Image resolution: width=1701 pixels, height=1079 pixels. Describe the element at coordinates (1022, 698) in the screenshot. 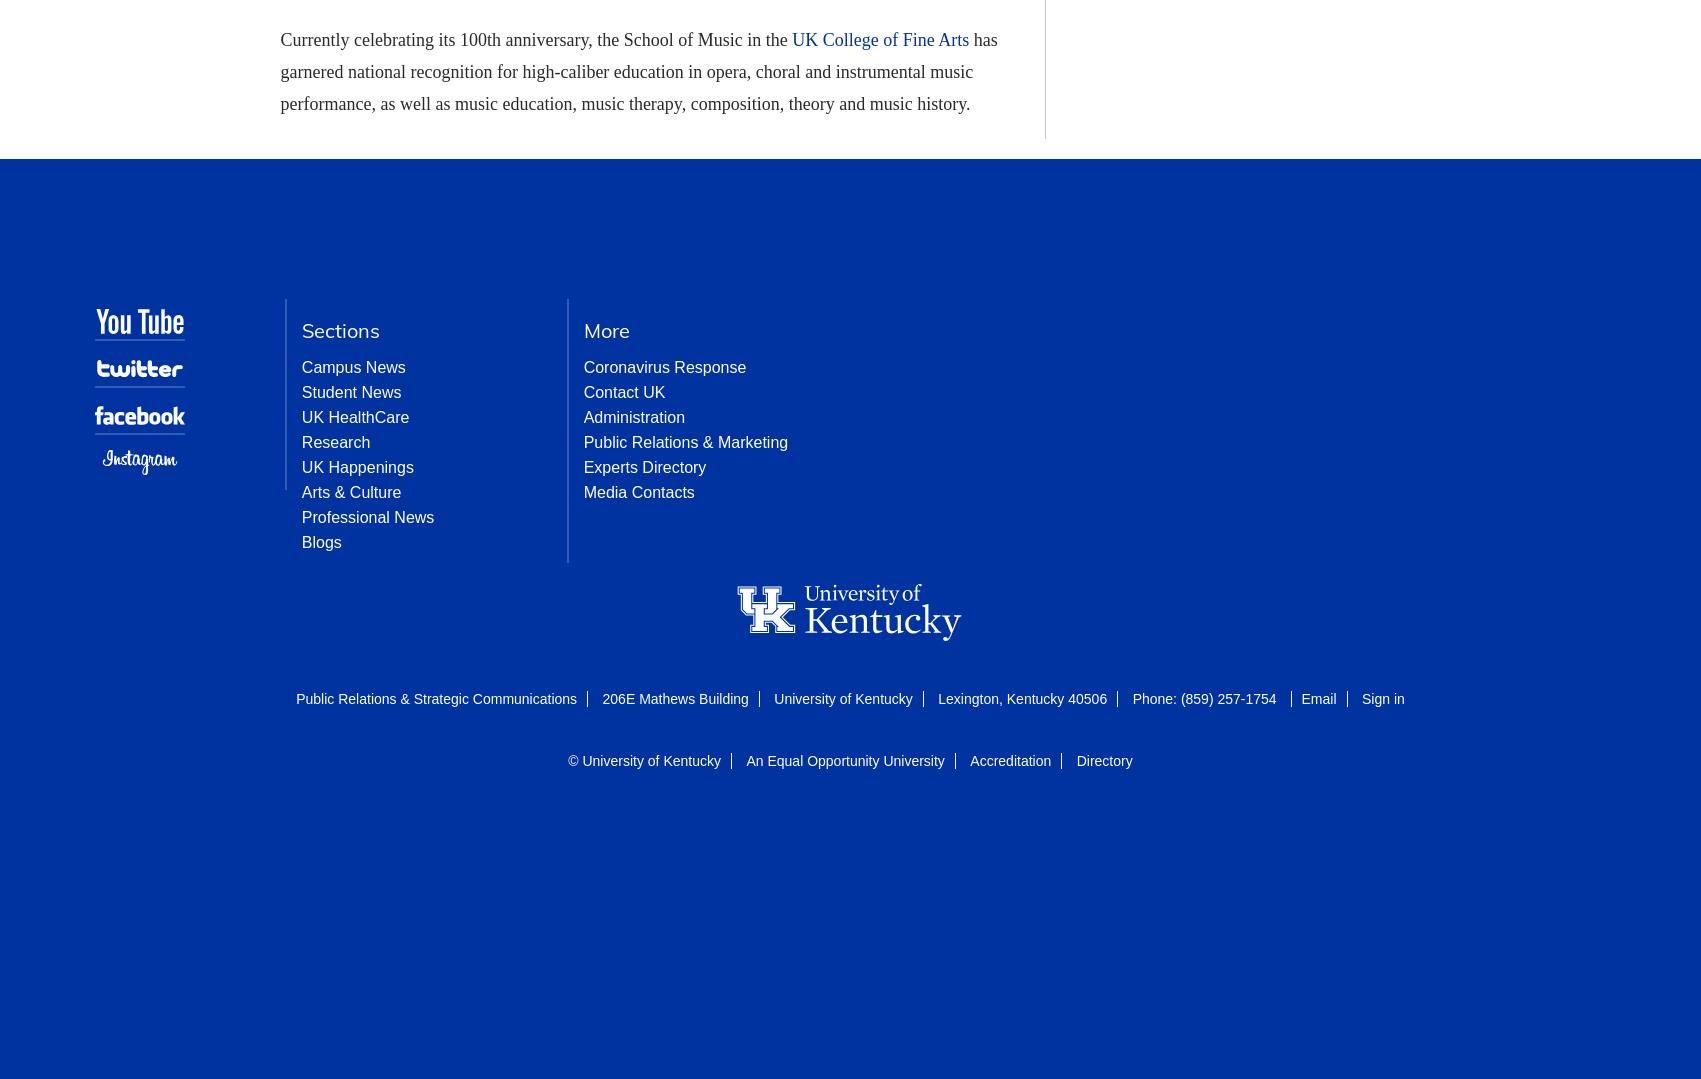

I see `'Lexington, Kentucky 40506'` at that location.